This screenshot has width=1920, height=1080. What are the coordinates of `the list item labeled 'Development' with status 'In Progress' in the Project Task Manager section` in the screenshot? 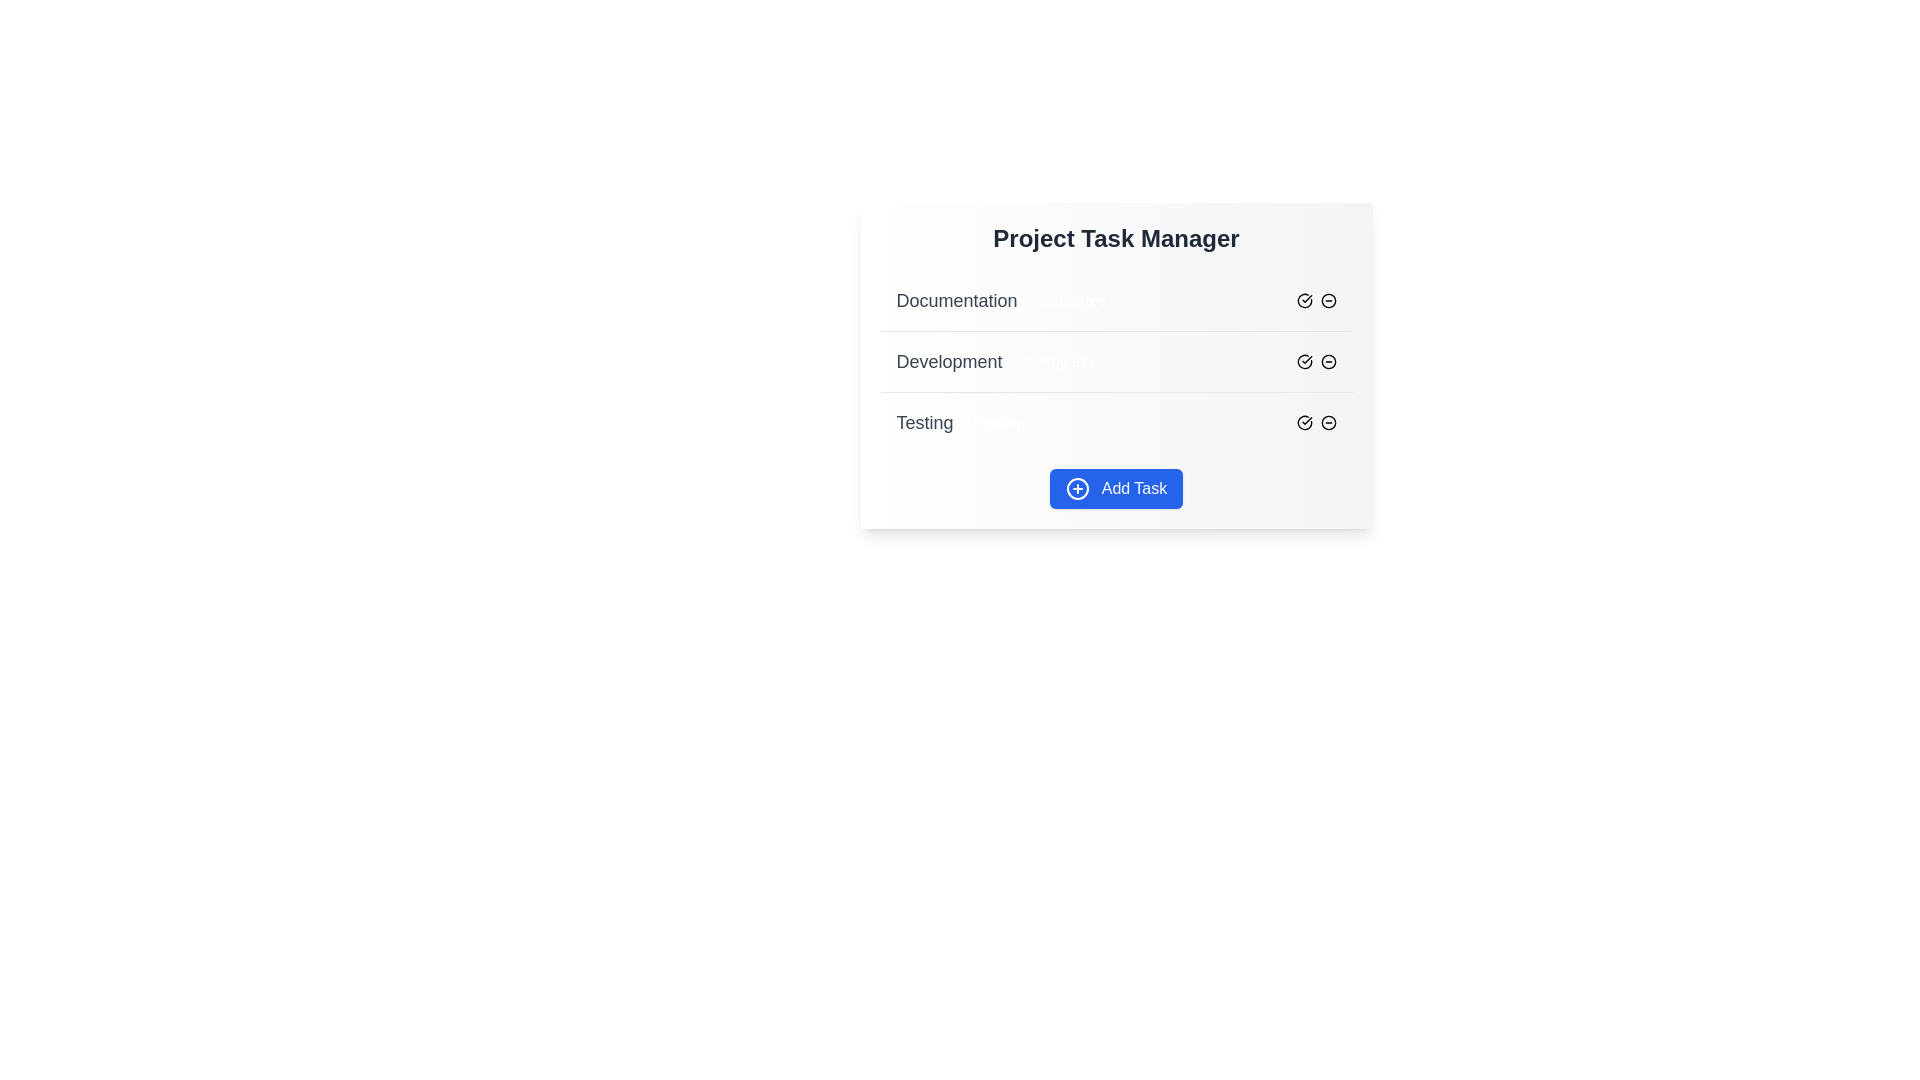 It's located at (1115, 362).